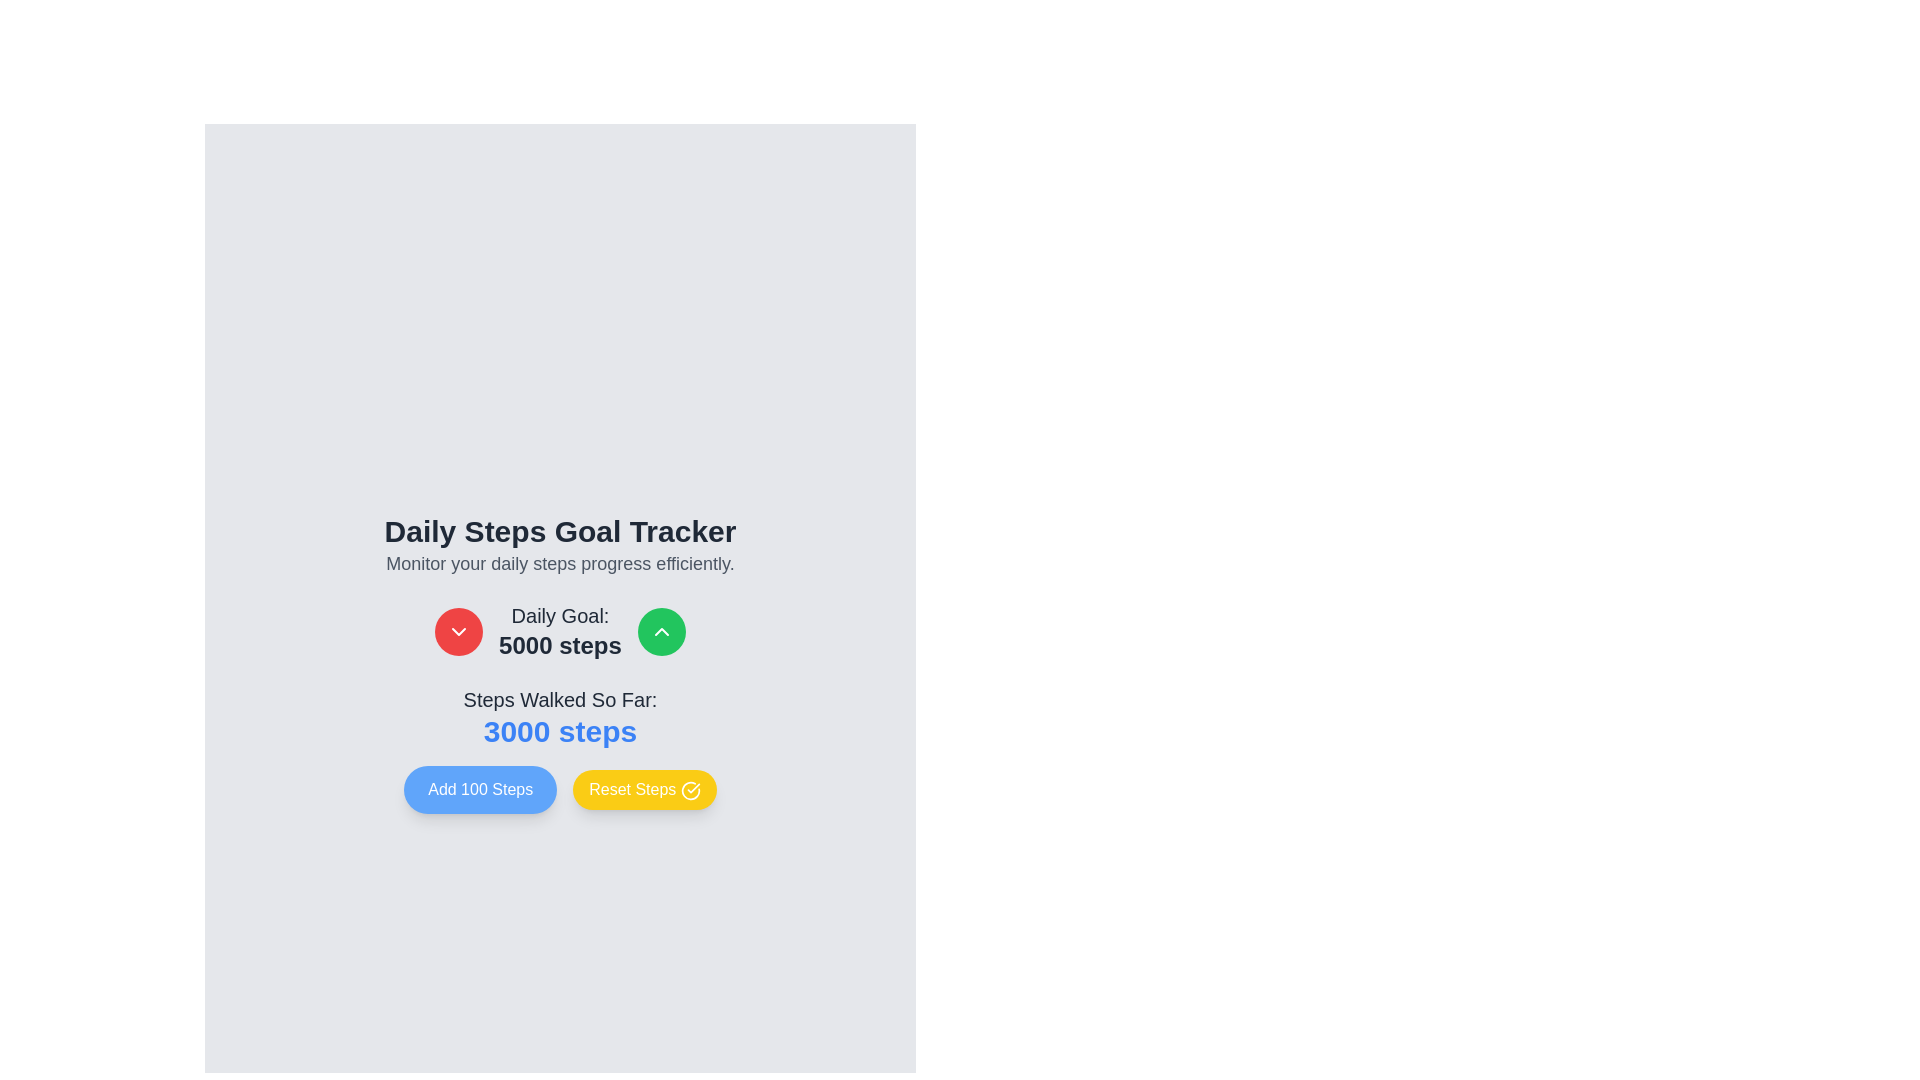 The image size is (1920, 1080). I want to click on the upward chevron arrow icon within the green button, so click(661, 632).